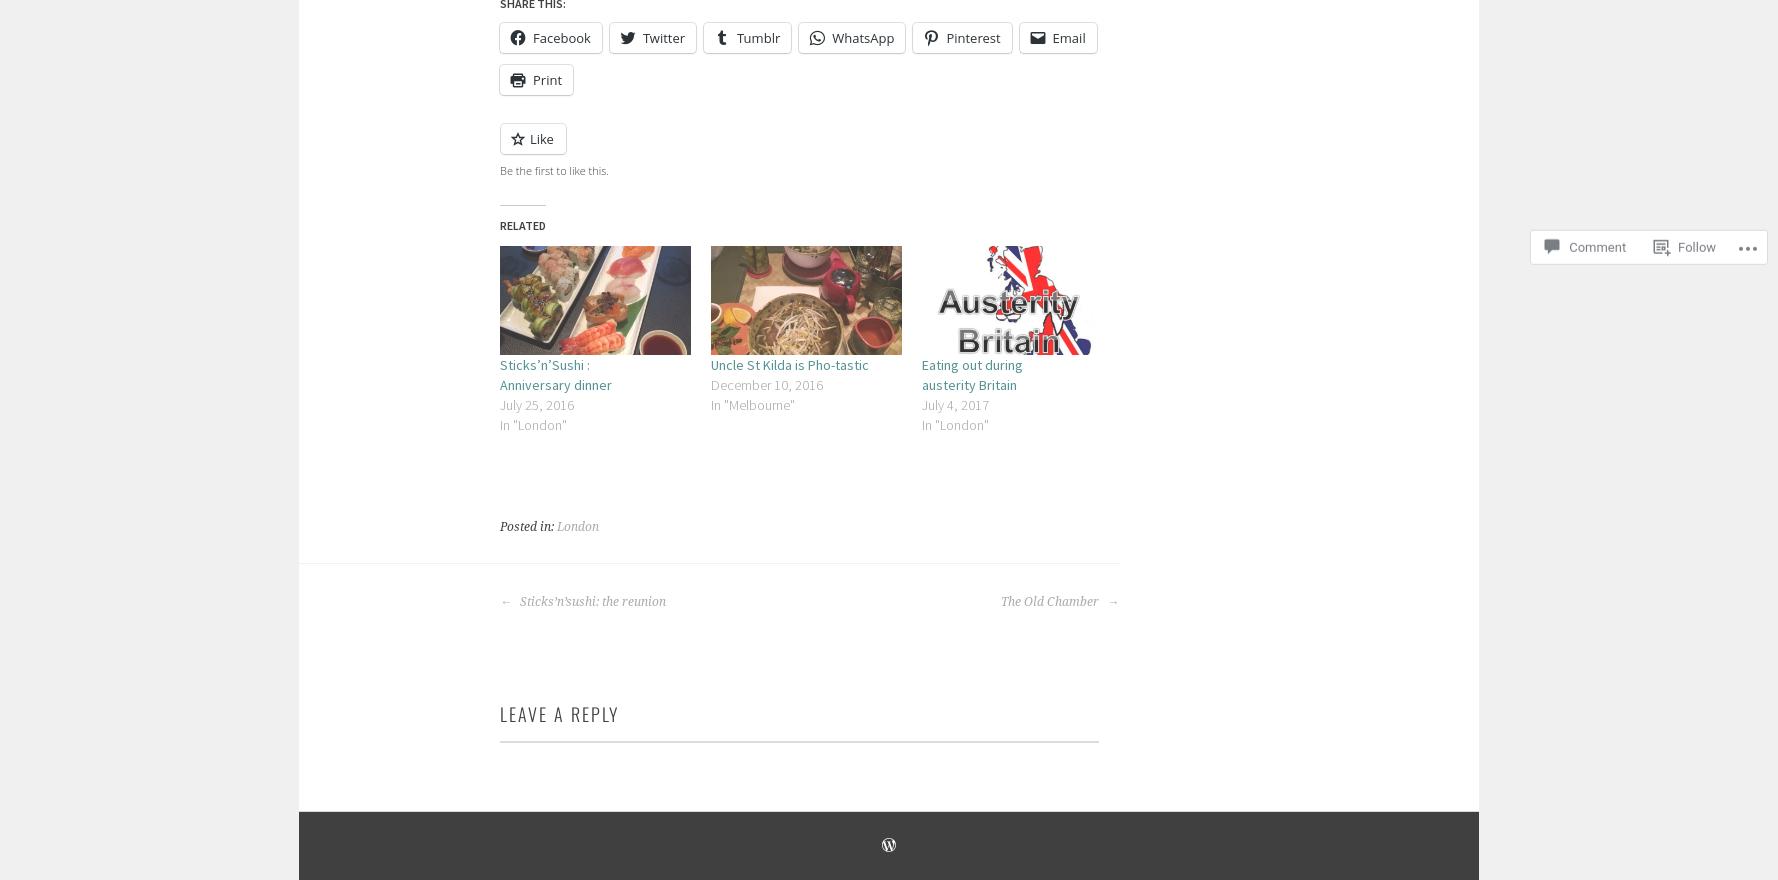 The width and height of the screenshot is (1778, 880). I want to click on 'Print', so click(533, 78).